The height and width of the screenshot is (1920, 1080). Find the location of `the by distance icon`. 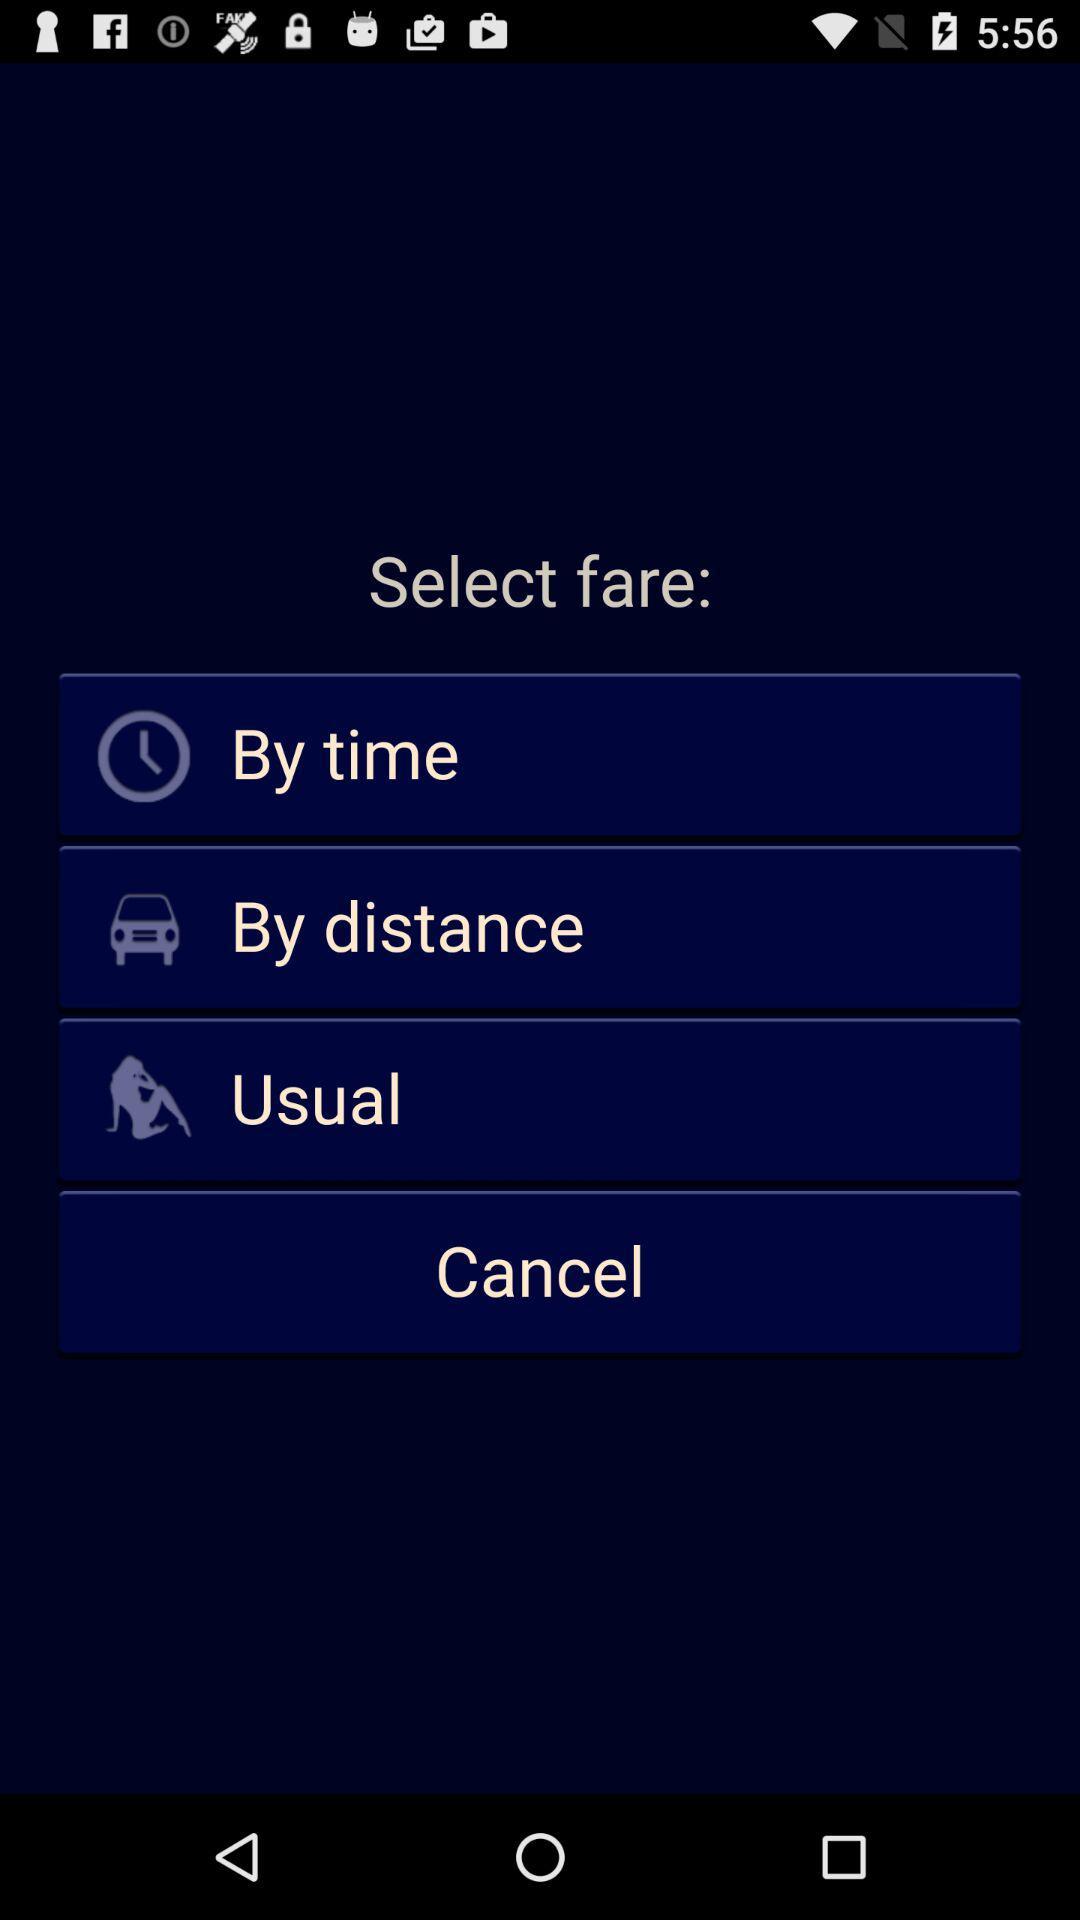

the by distance icon is located at coordinates (540, 927).